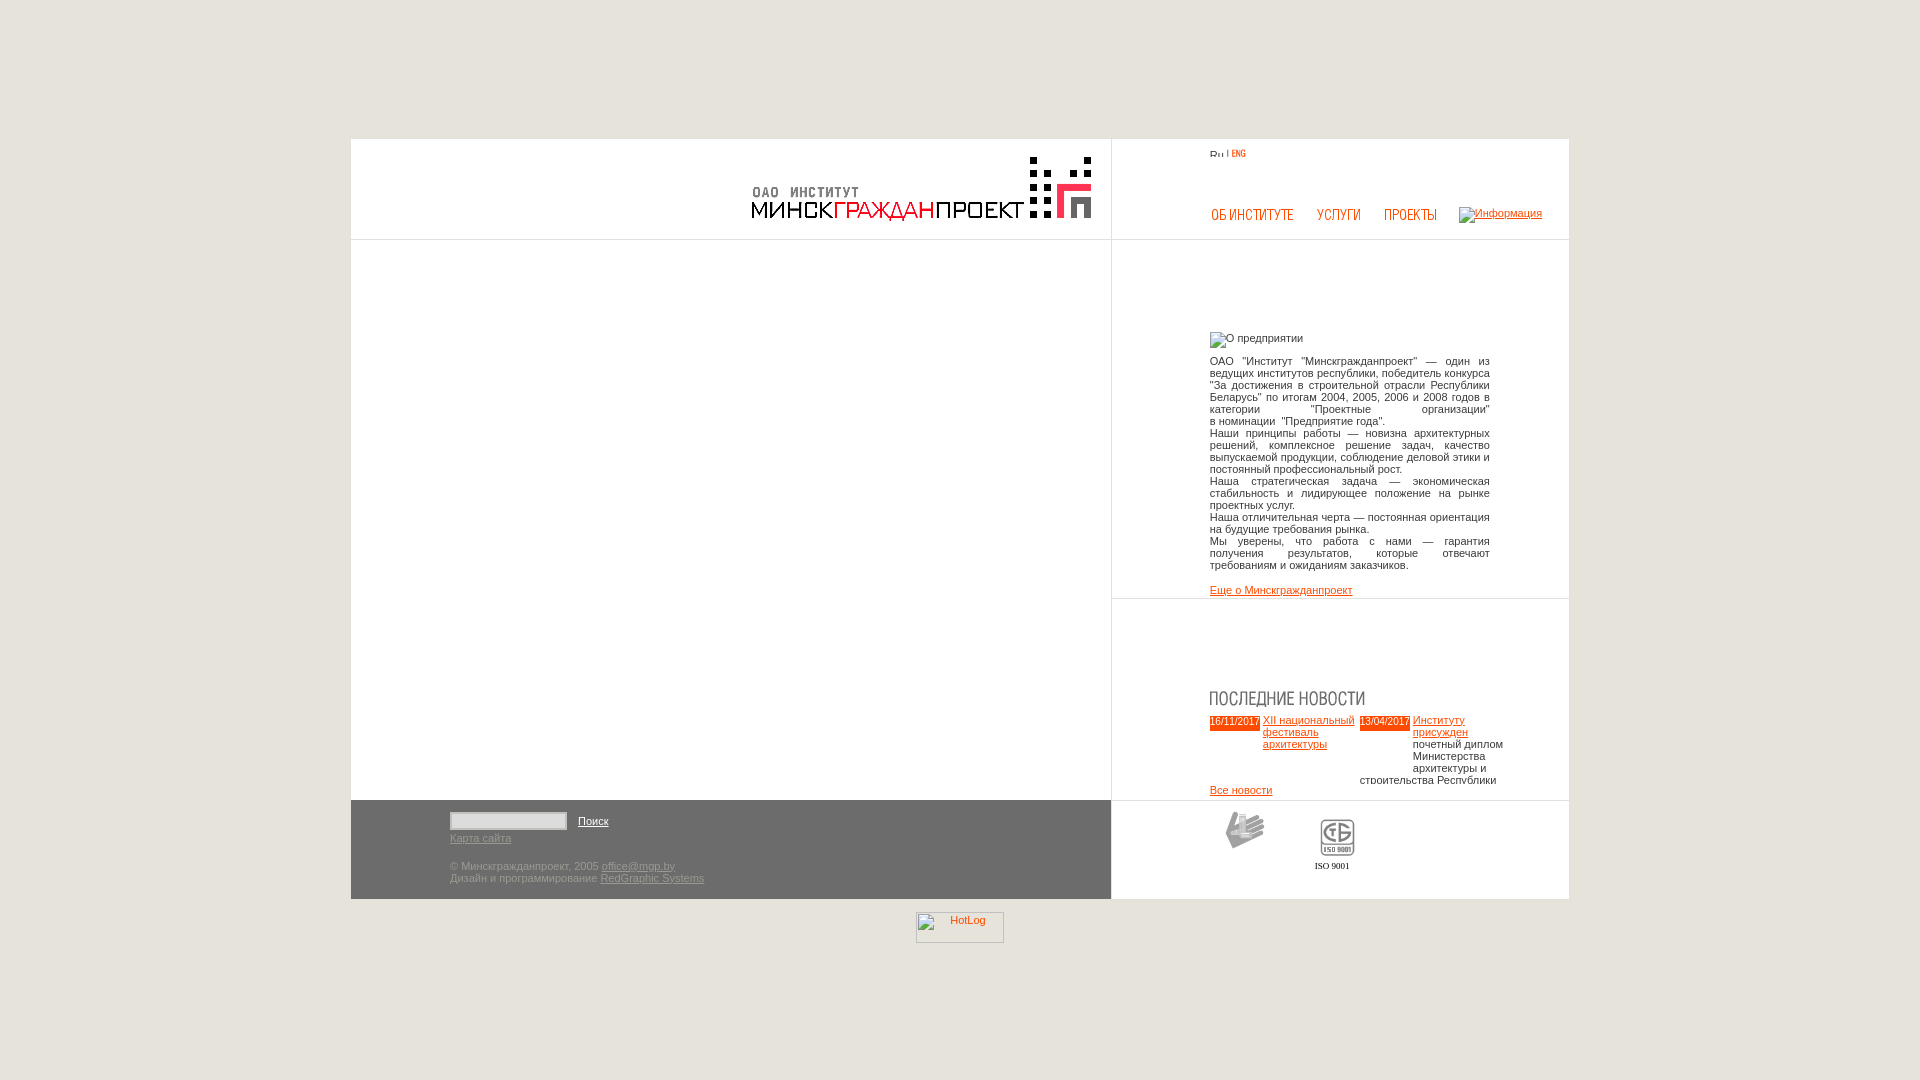 The image size is (1920, 1080). What do you see at coordinates (1332, 863) in the screenshot?
I see `'ISO 9001'` at bounding box center [1332, 863].